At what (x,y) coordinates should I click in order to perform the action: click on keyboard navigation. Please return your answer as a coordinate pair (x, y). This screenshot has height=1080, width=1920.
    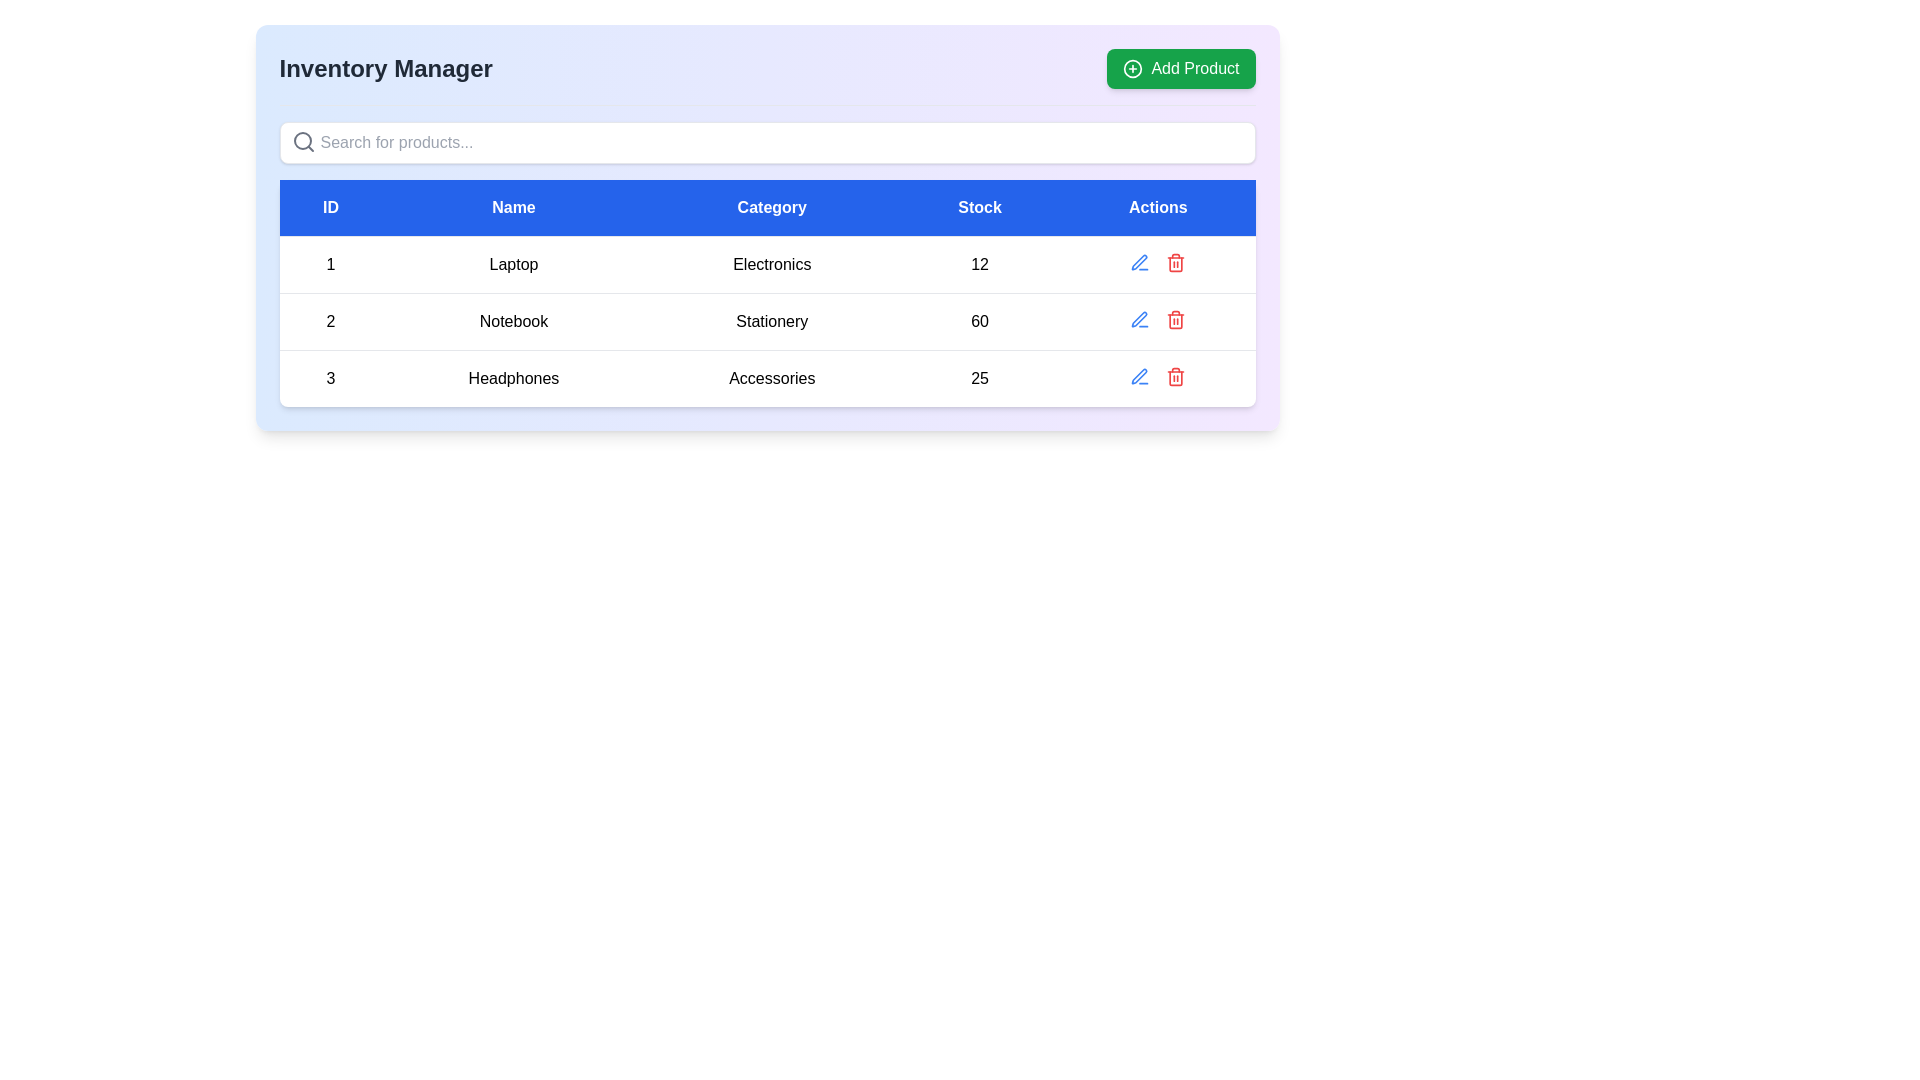
    Looking at the image, I should click on (1181, 68).